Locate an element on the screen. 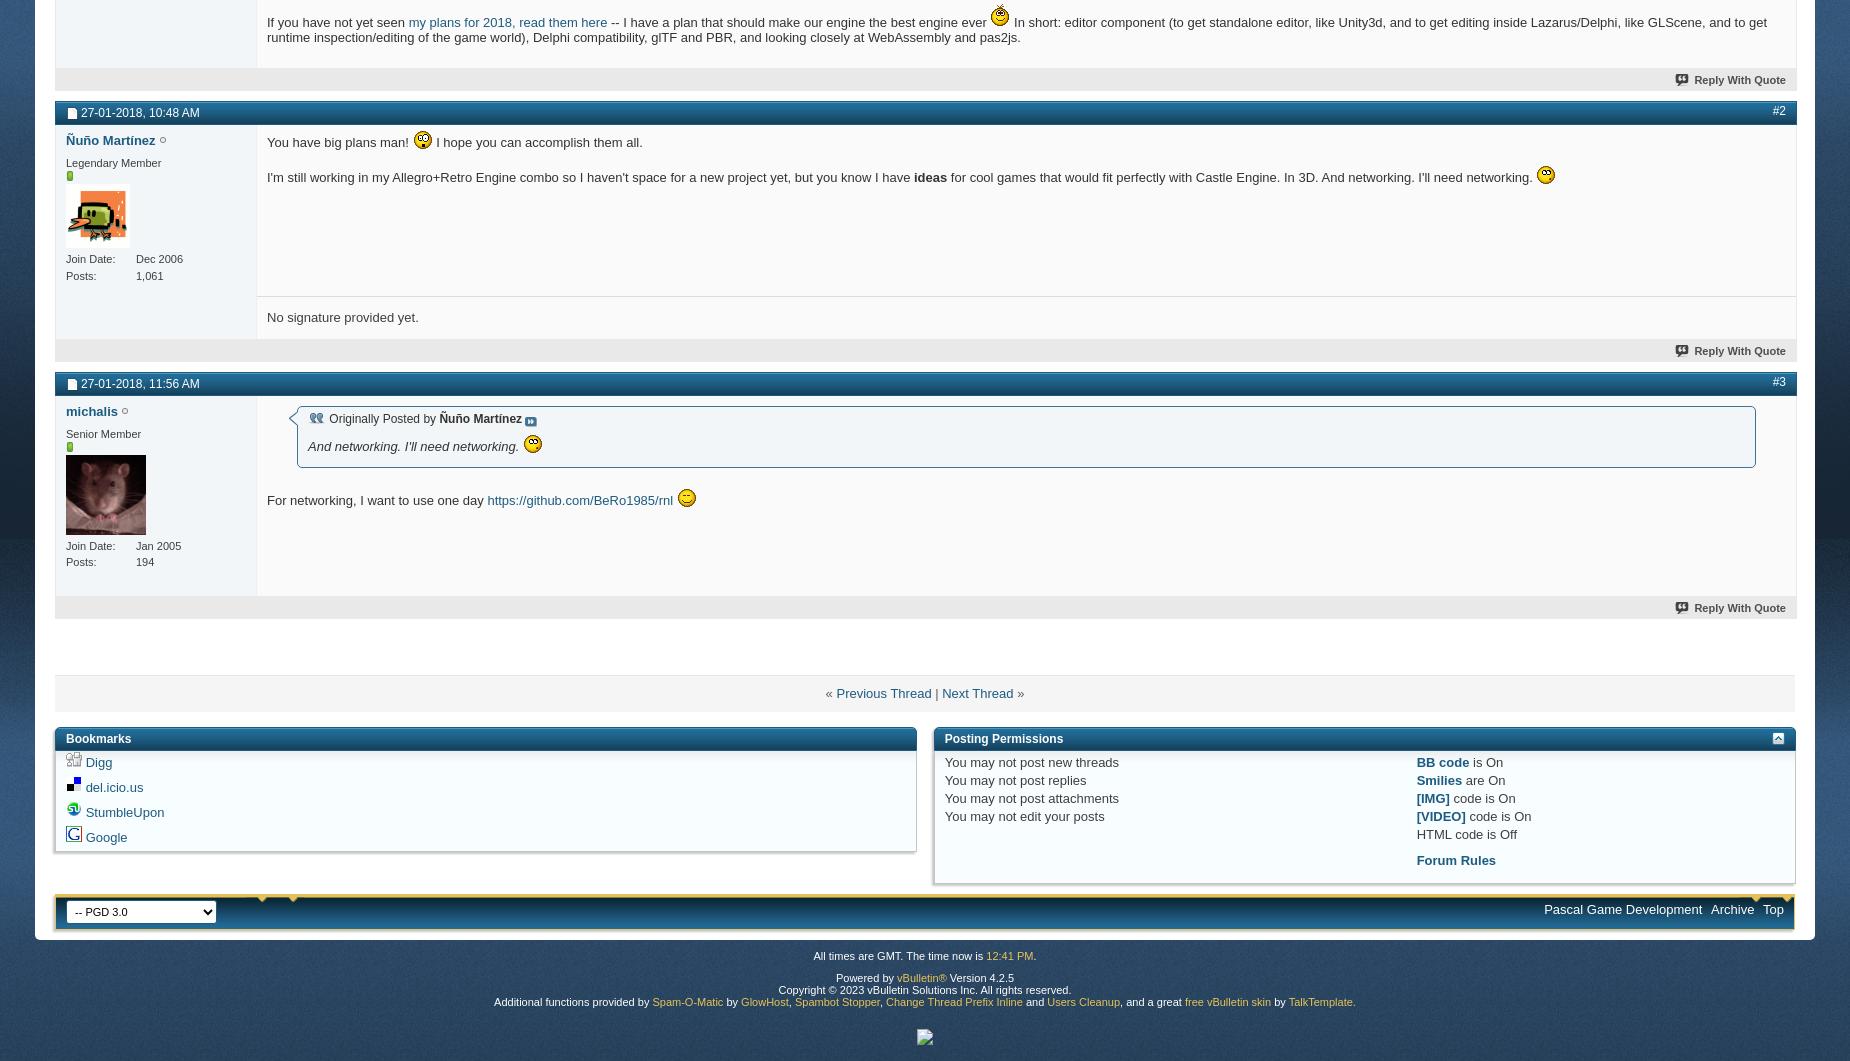 This screenshot has height=1061, width=1850. 'Previous Thread' is located at coordinates (883, 691).